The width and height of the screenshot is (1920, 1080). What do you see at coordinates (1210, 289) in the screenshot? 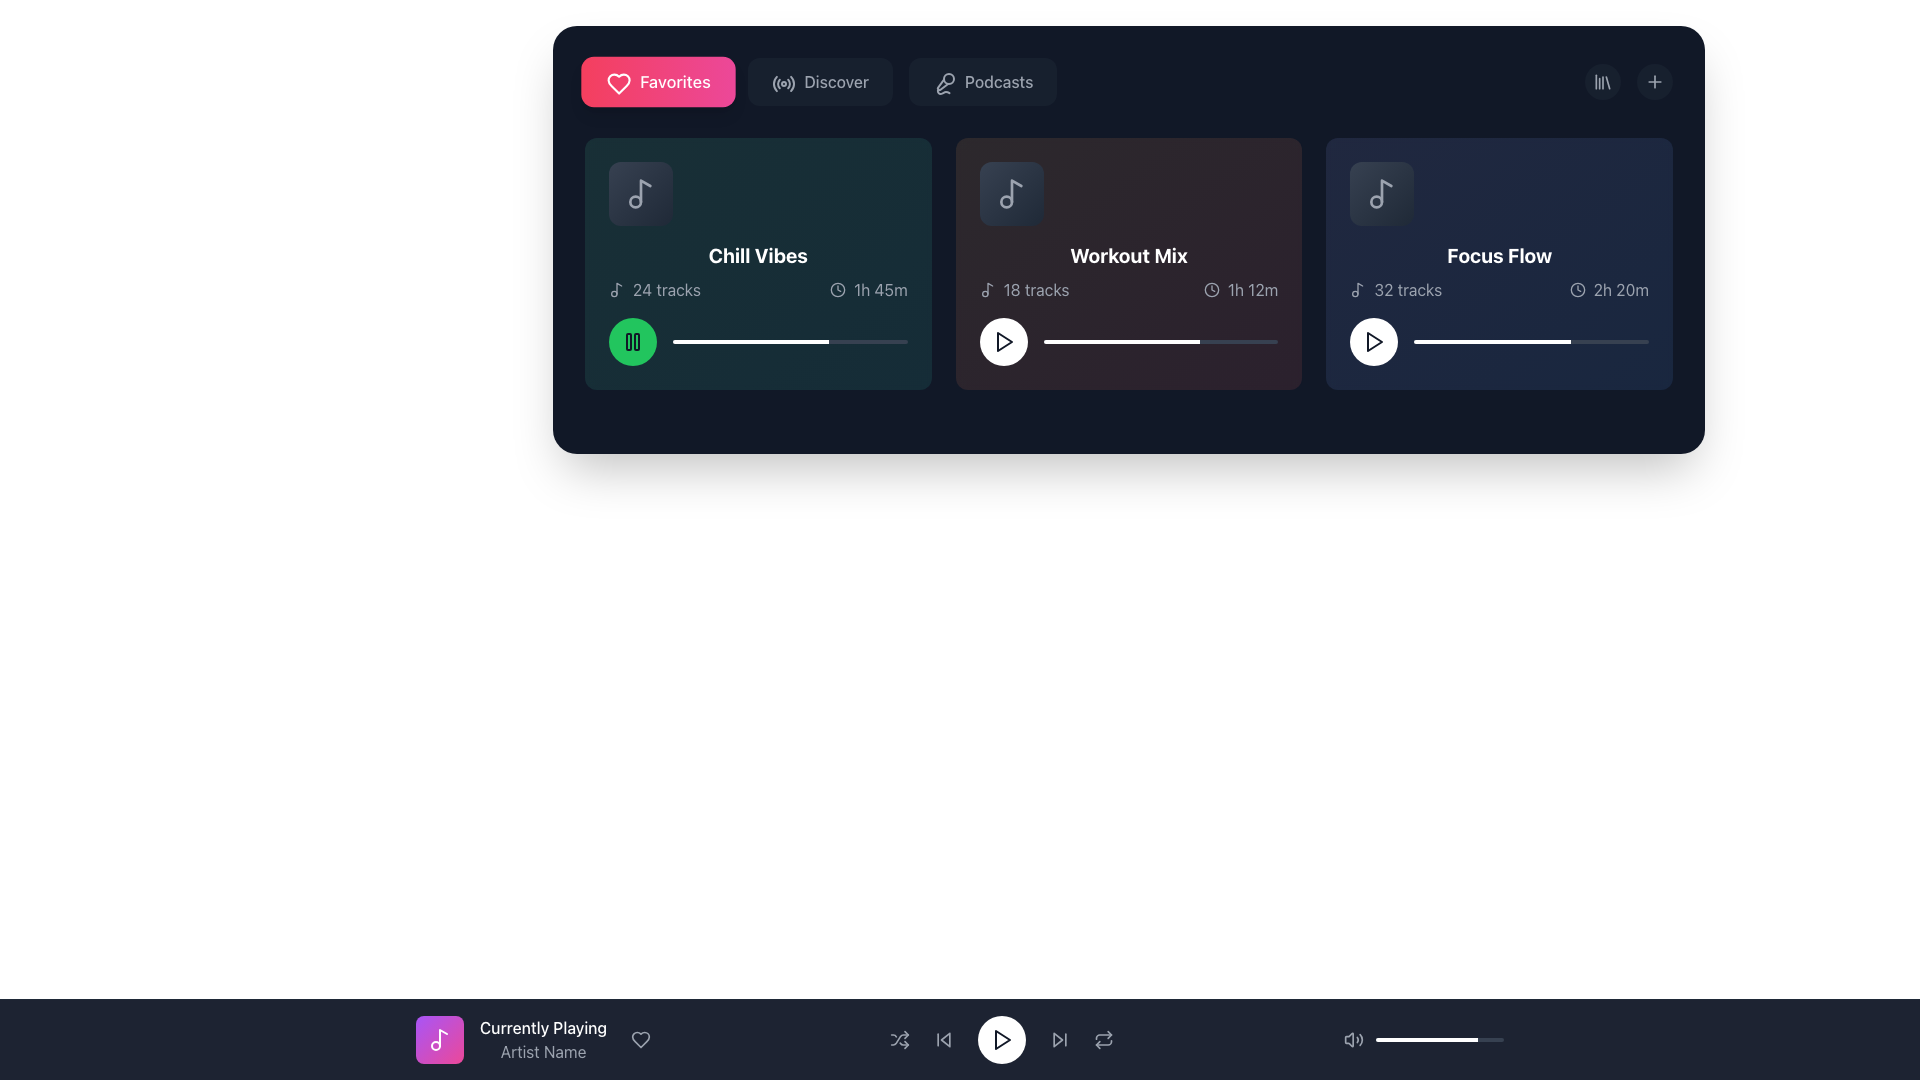
I see `the clock icon located at the bottom right corner of the 'Workout Mix' card, which features a minimalist design with clock hands pointing to a specific time` at bounding box center [1210, 289].